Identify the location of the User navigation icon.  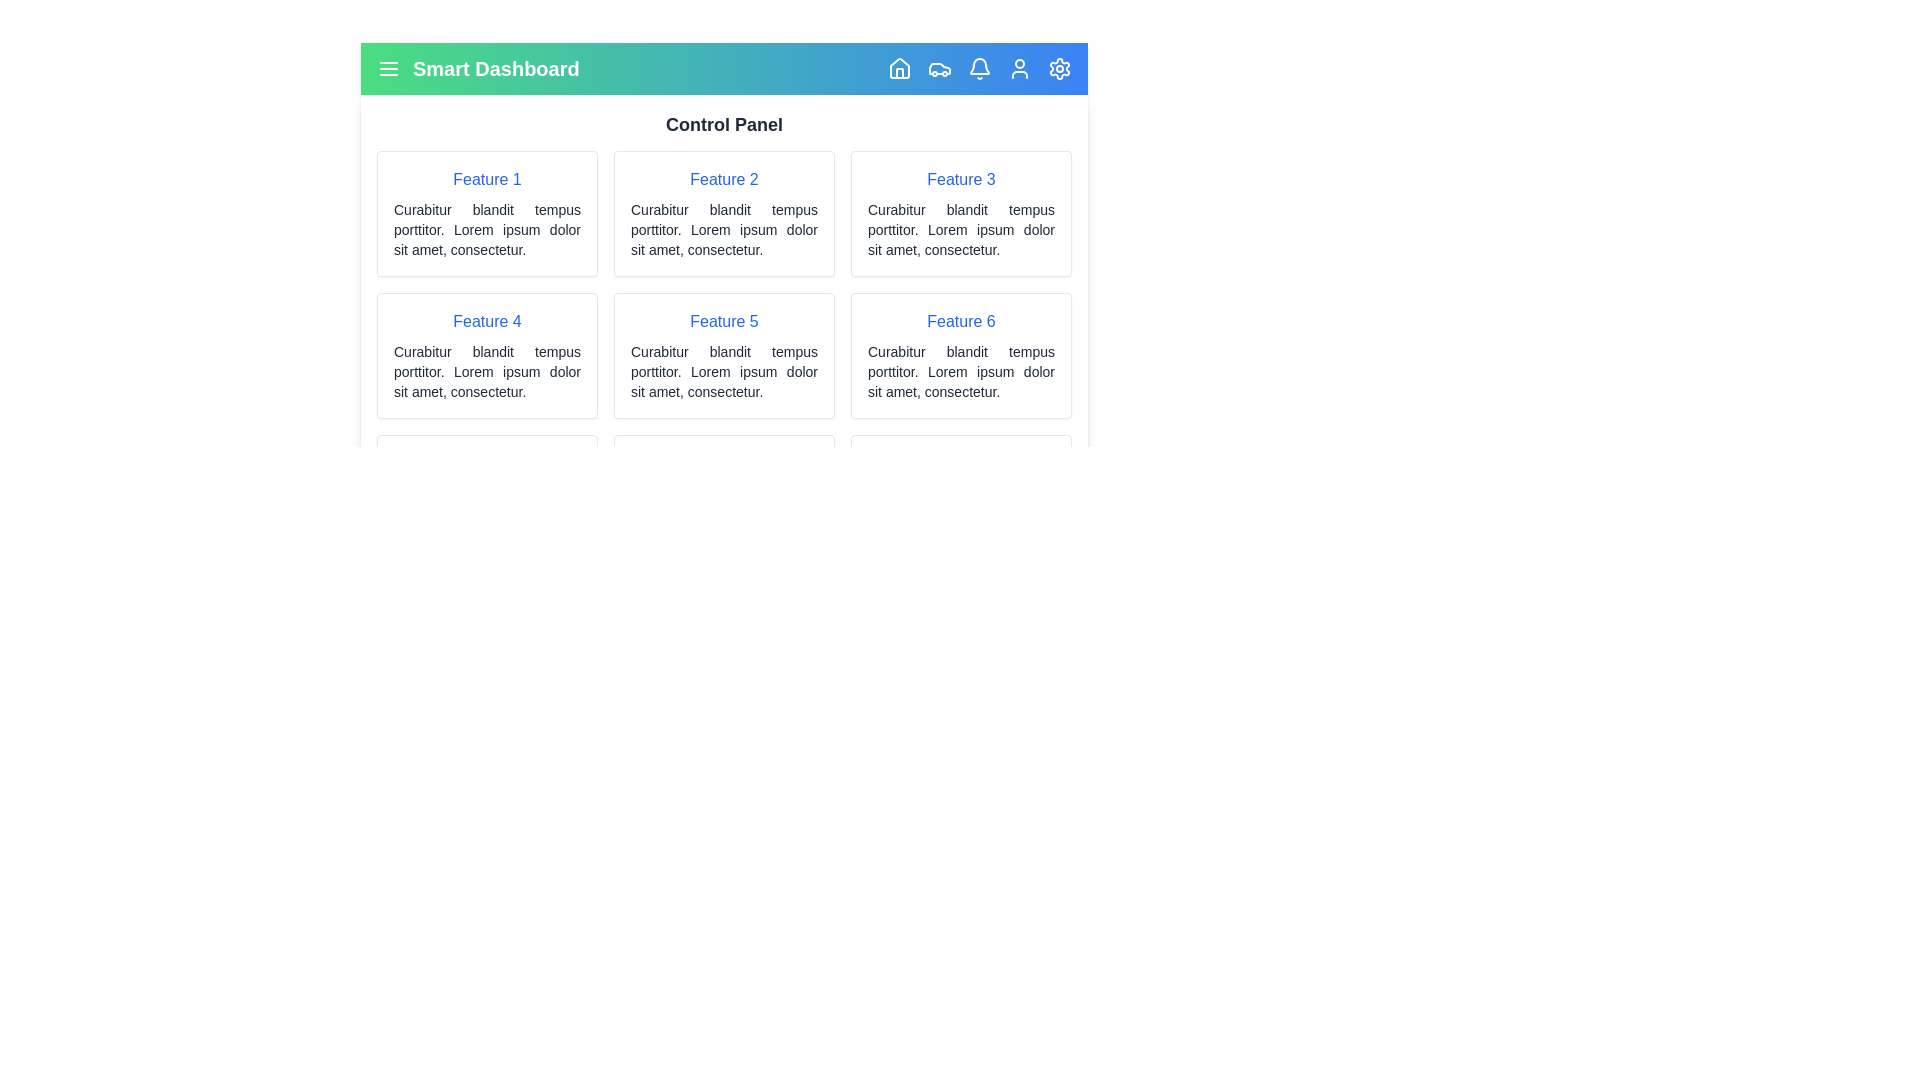
(1019, 68).